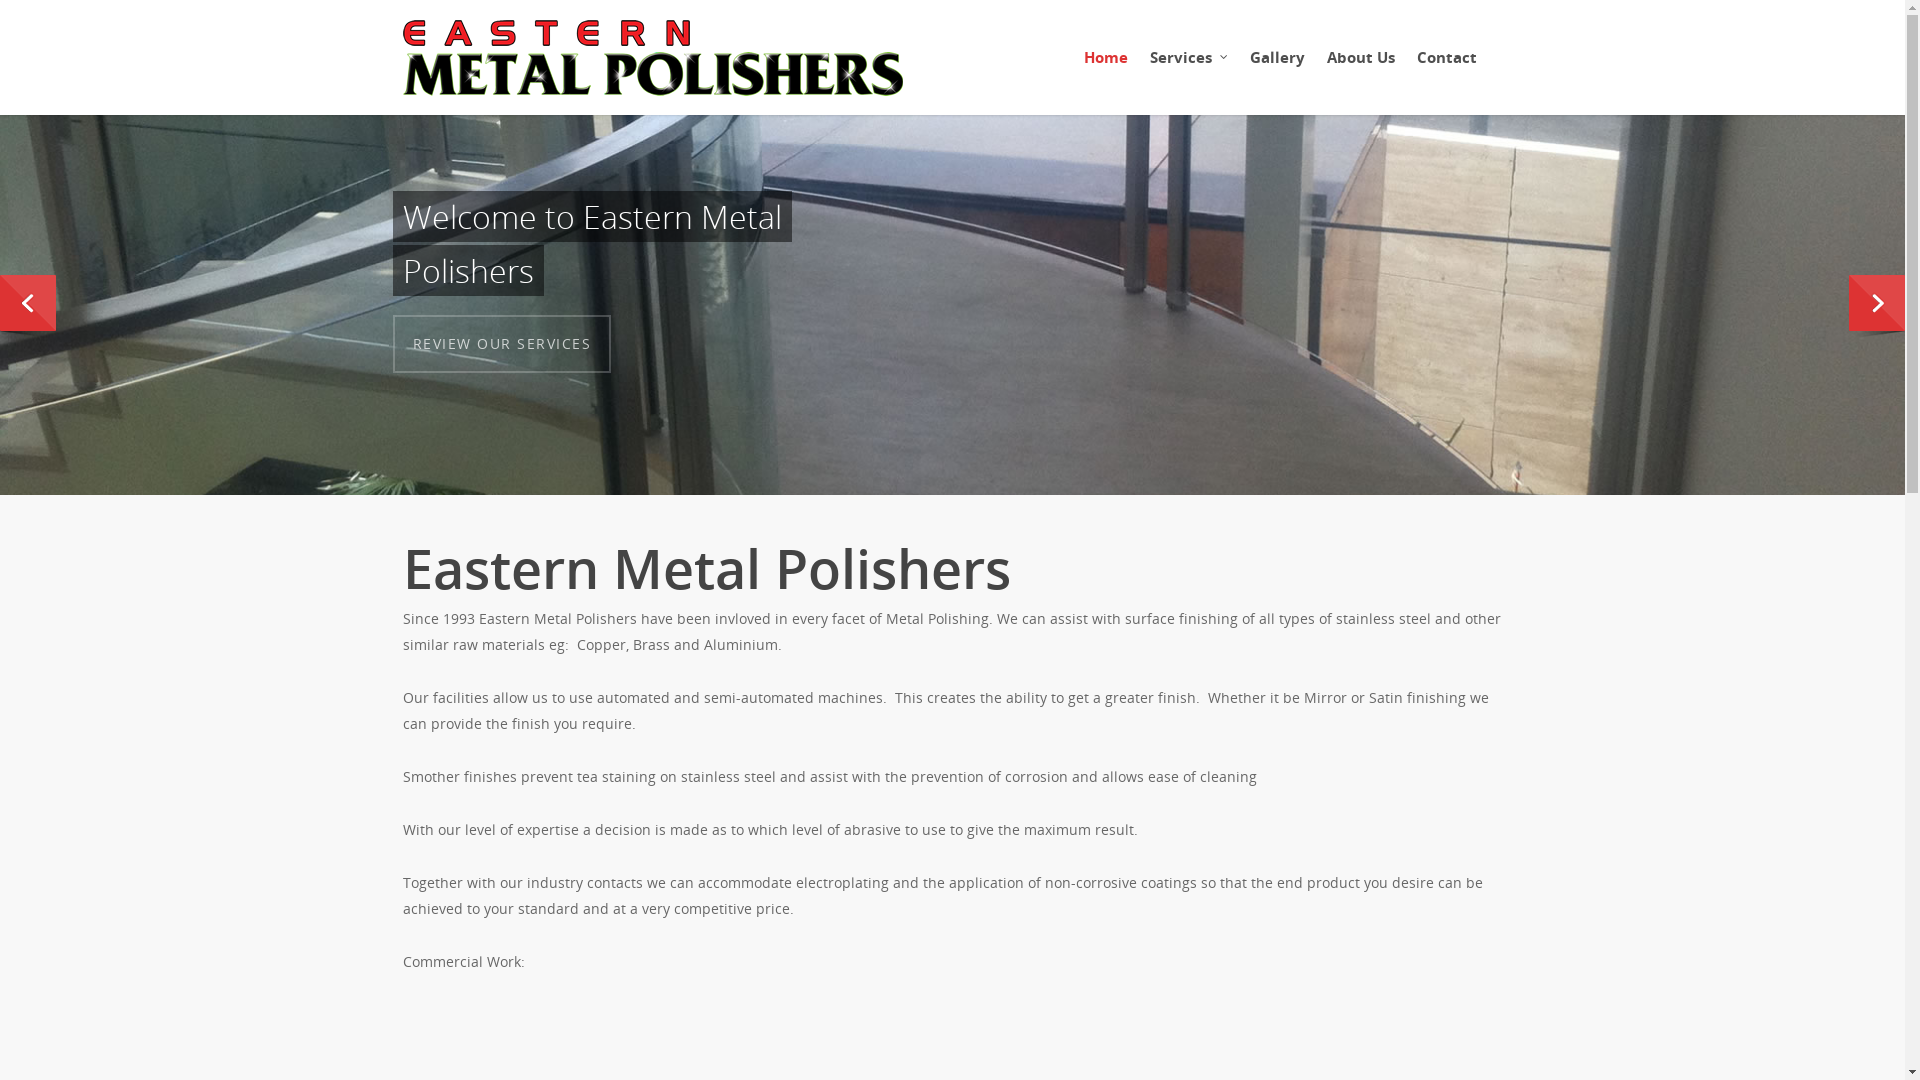 The width and height of the screenshot is (1920, 1080). Describe the element at coordinates (1445, 66) in the screenshot. I see `'Contact'` at that location.